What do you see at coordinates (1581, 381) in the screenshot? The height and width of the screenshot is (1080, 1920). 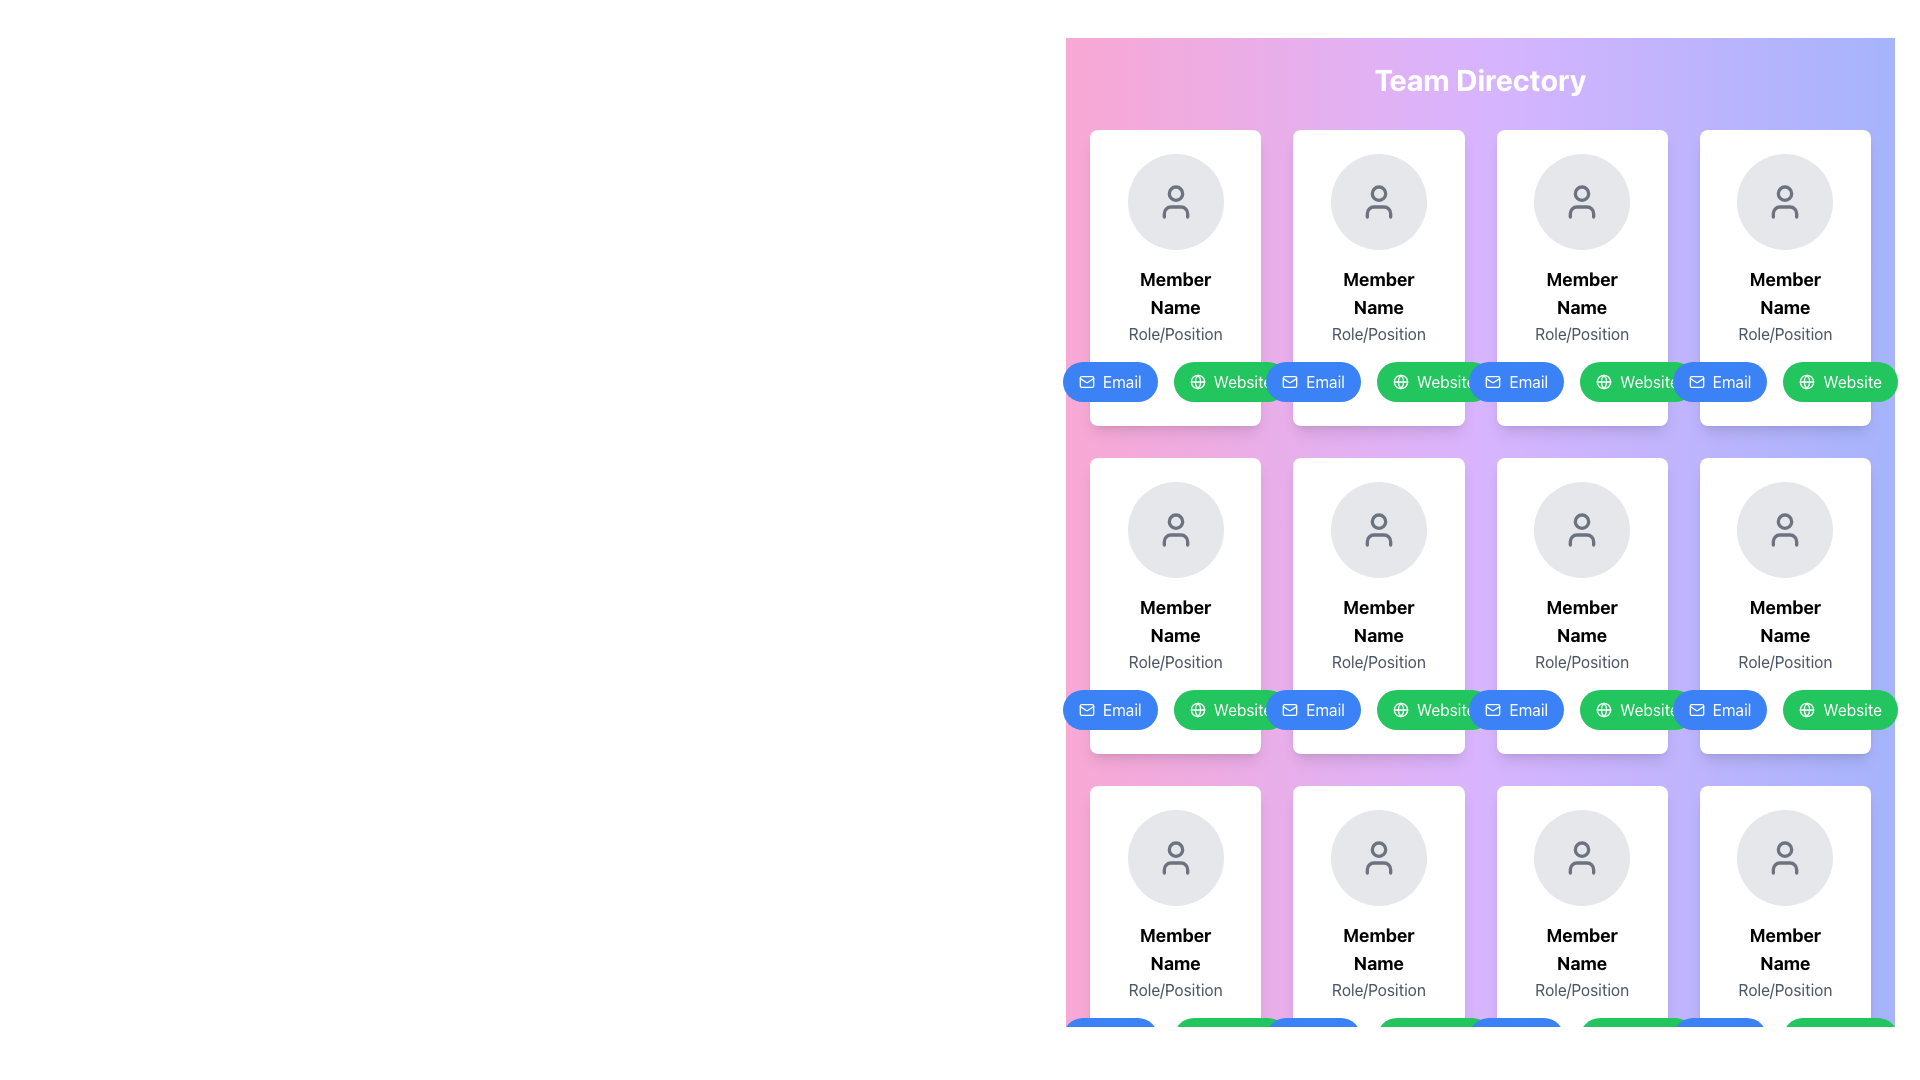 I see `the green rounded button labeled 'Website' with a globe icon, which is the second button from the left in the button group next to the 'Email' button` at bounding box center [1581, 381].